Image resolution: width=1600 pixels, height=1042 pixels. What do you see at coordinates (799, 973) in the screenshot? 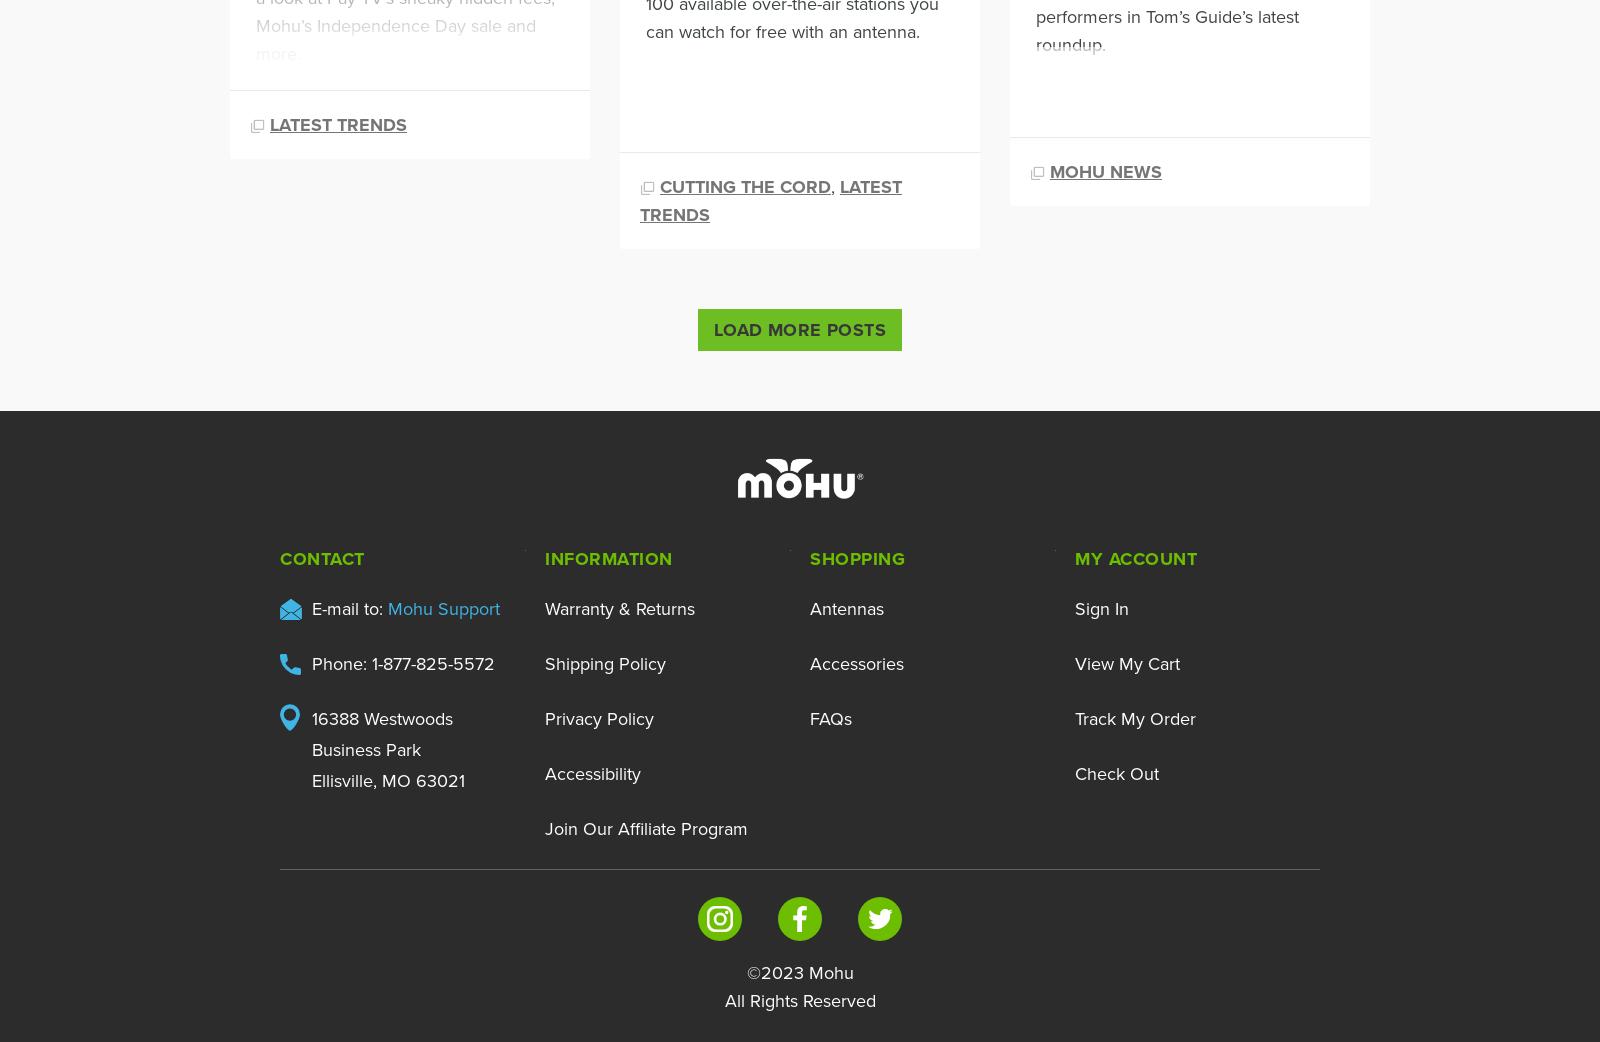
I see `'©2023 Mohu'` at bounding box center [799, 973].